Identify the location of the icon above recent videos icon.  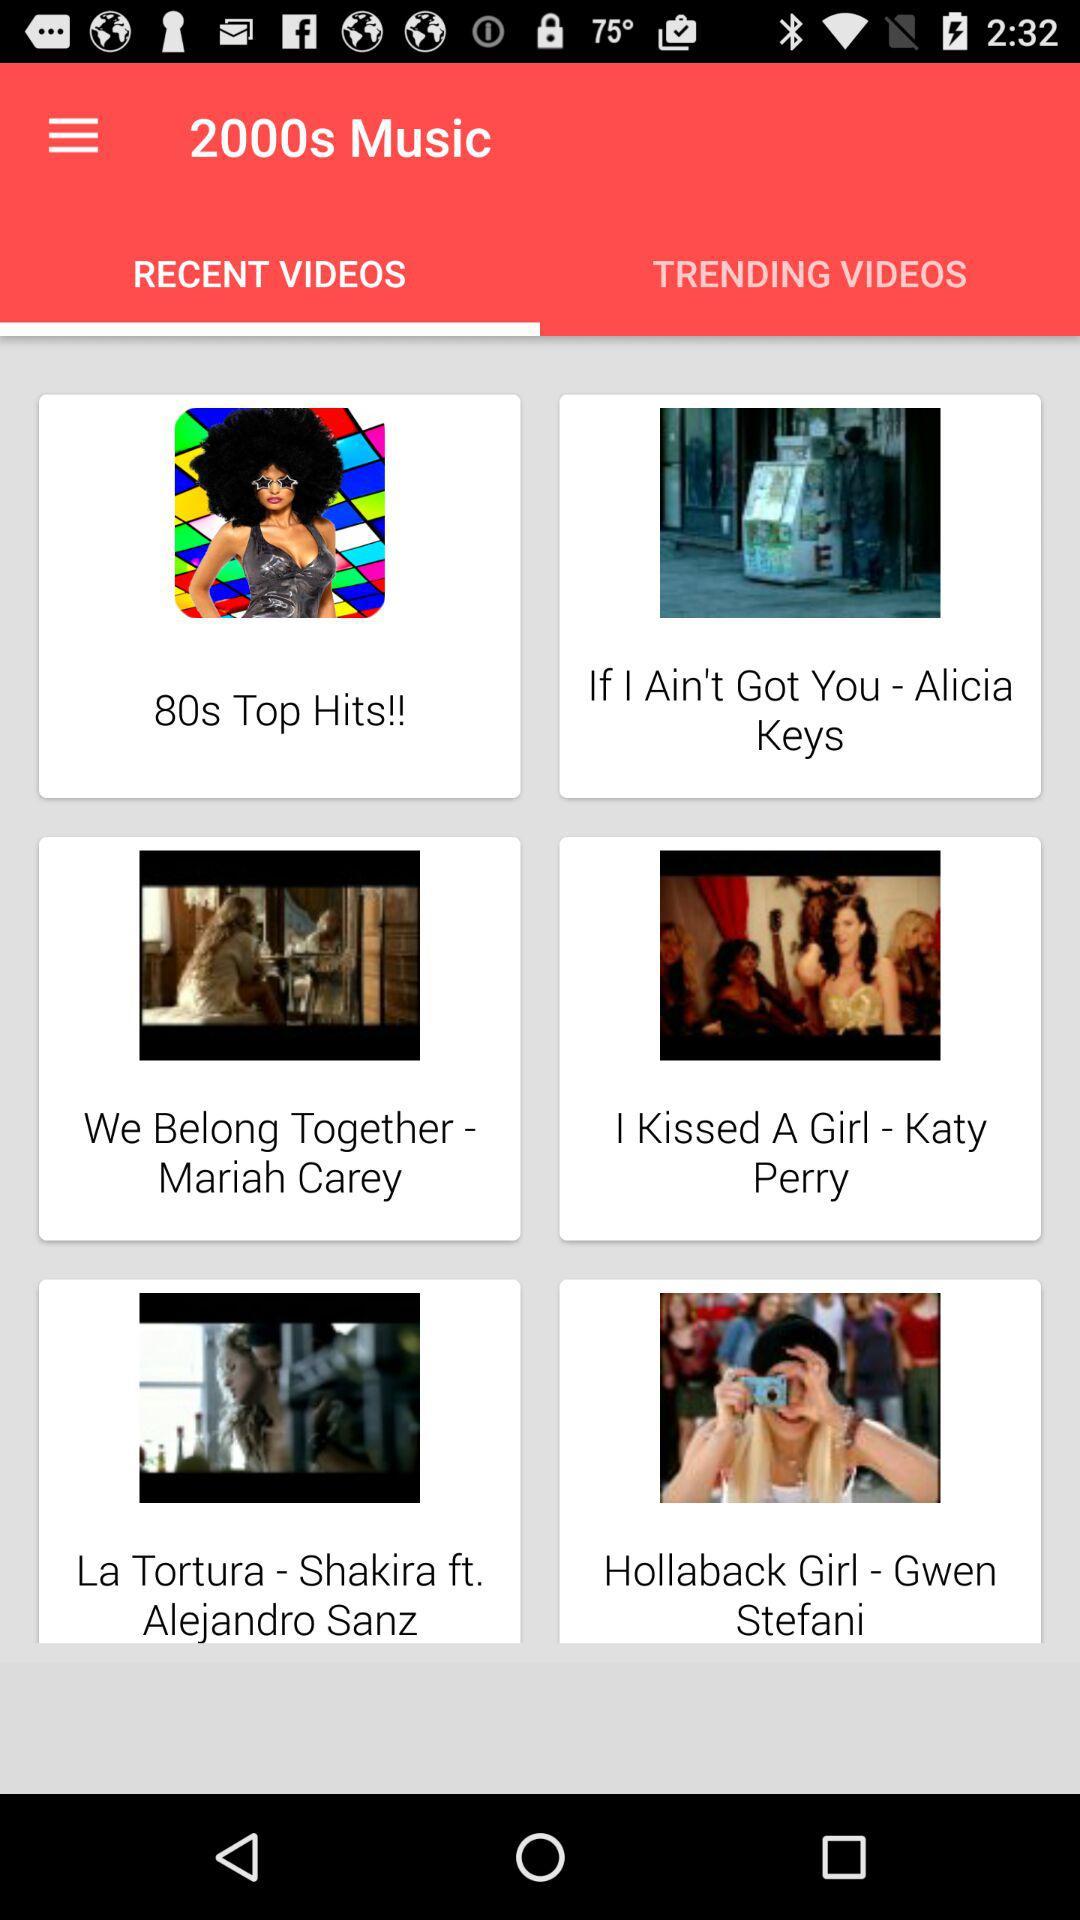
(72, 135).